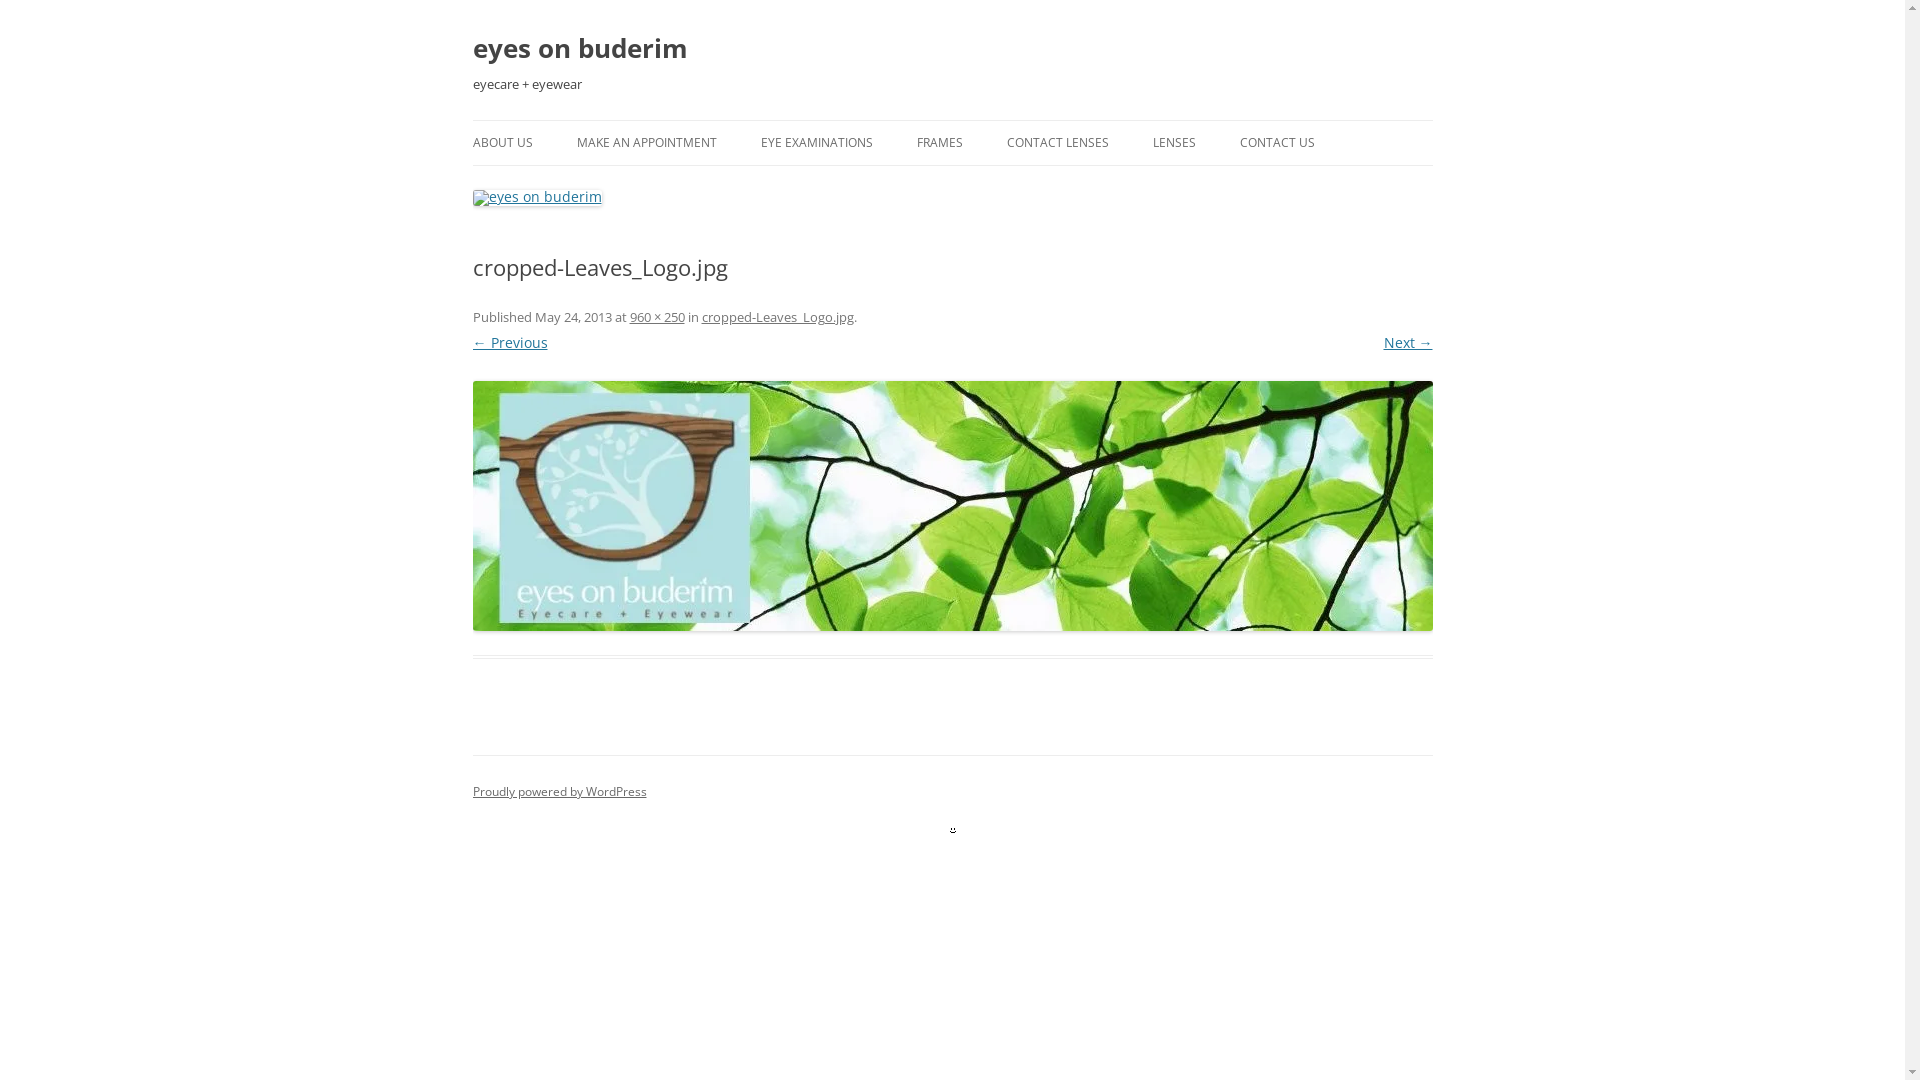 This screenshot has height=1080, width=1920. What do you see at coordinates (1173, 141) in the screenshot?
I see `'LENSES'` at bounding box center [1173, 141].